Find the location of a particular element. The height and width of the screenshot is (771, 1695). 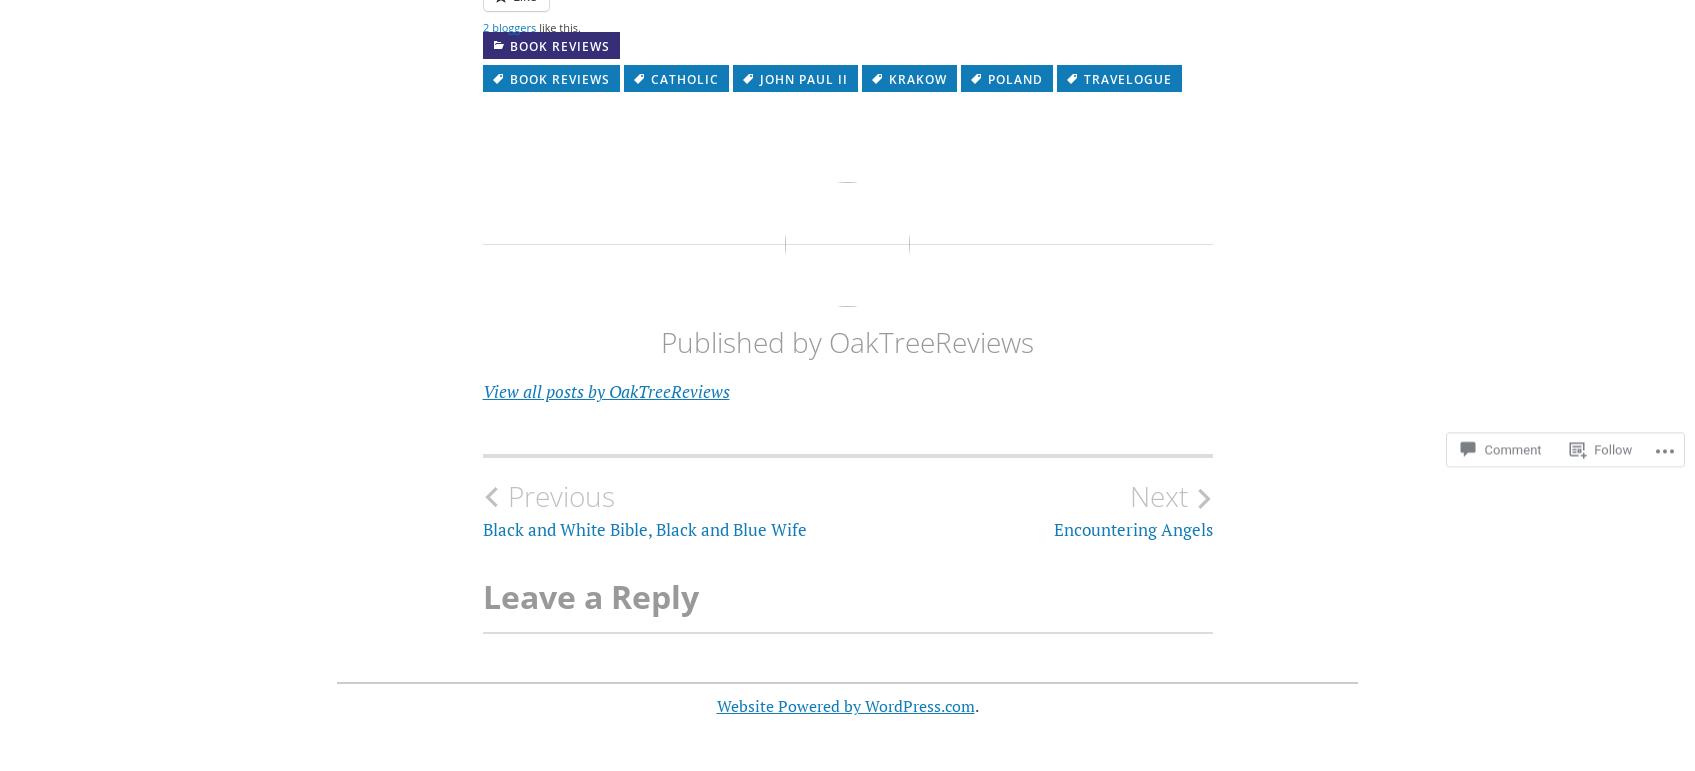

'Catholic' is located at coordinates (683, 79).